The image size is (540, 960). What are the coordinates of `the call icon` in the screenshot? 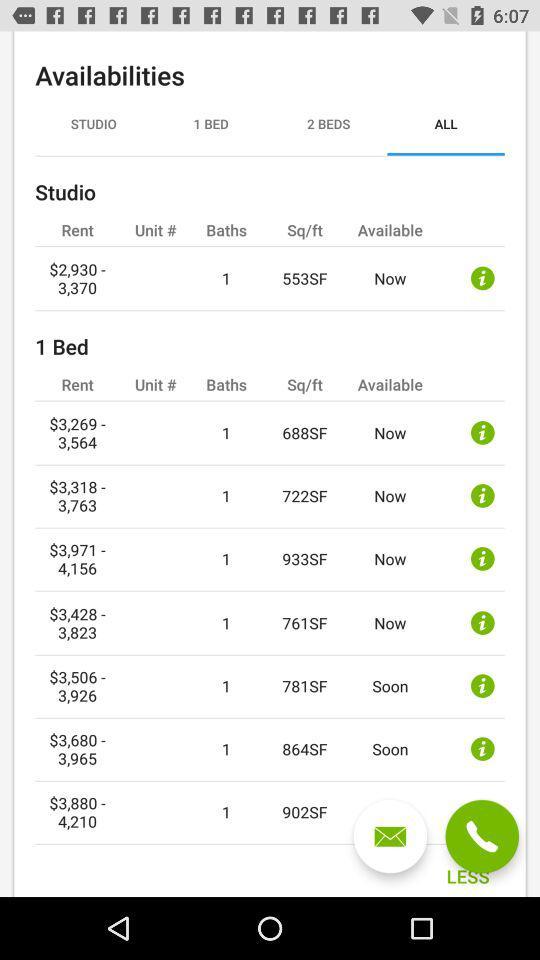 It's located at (481, 836).